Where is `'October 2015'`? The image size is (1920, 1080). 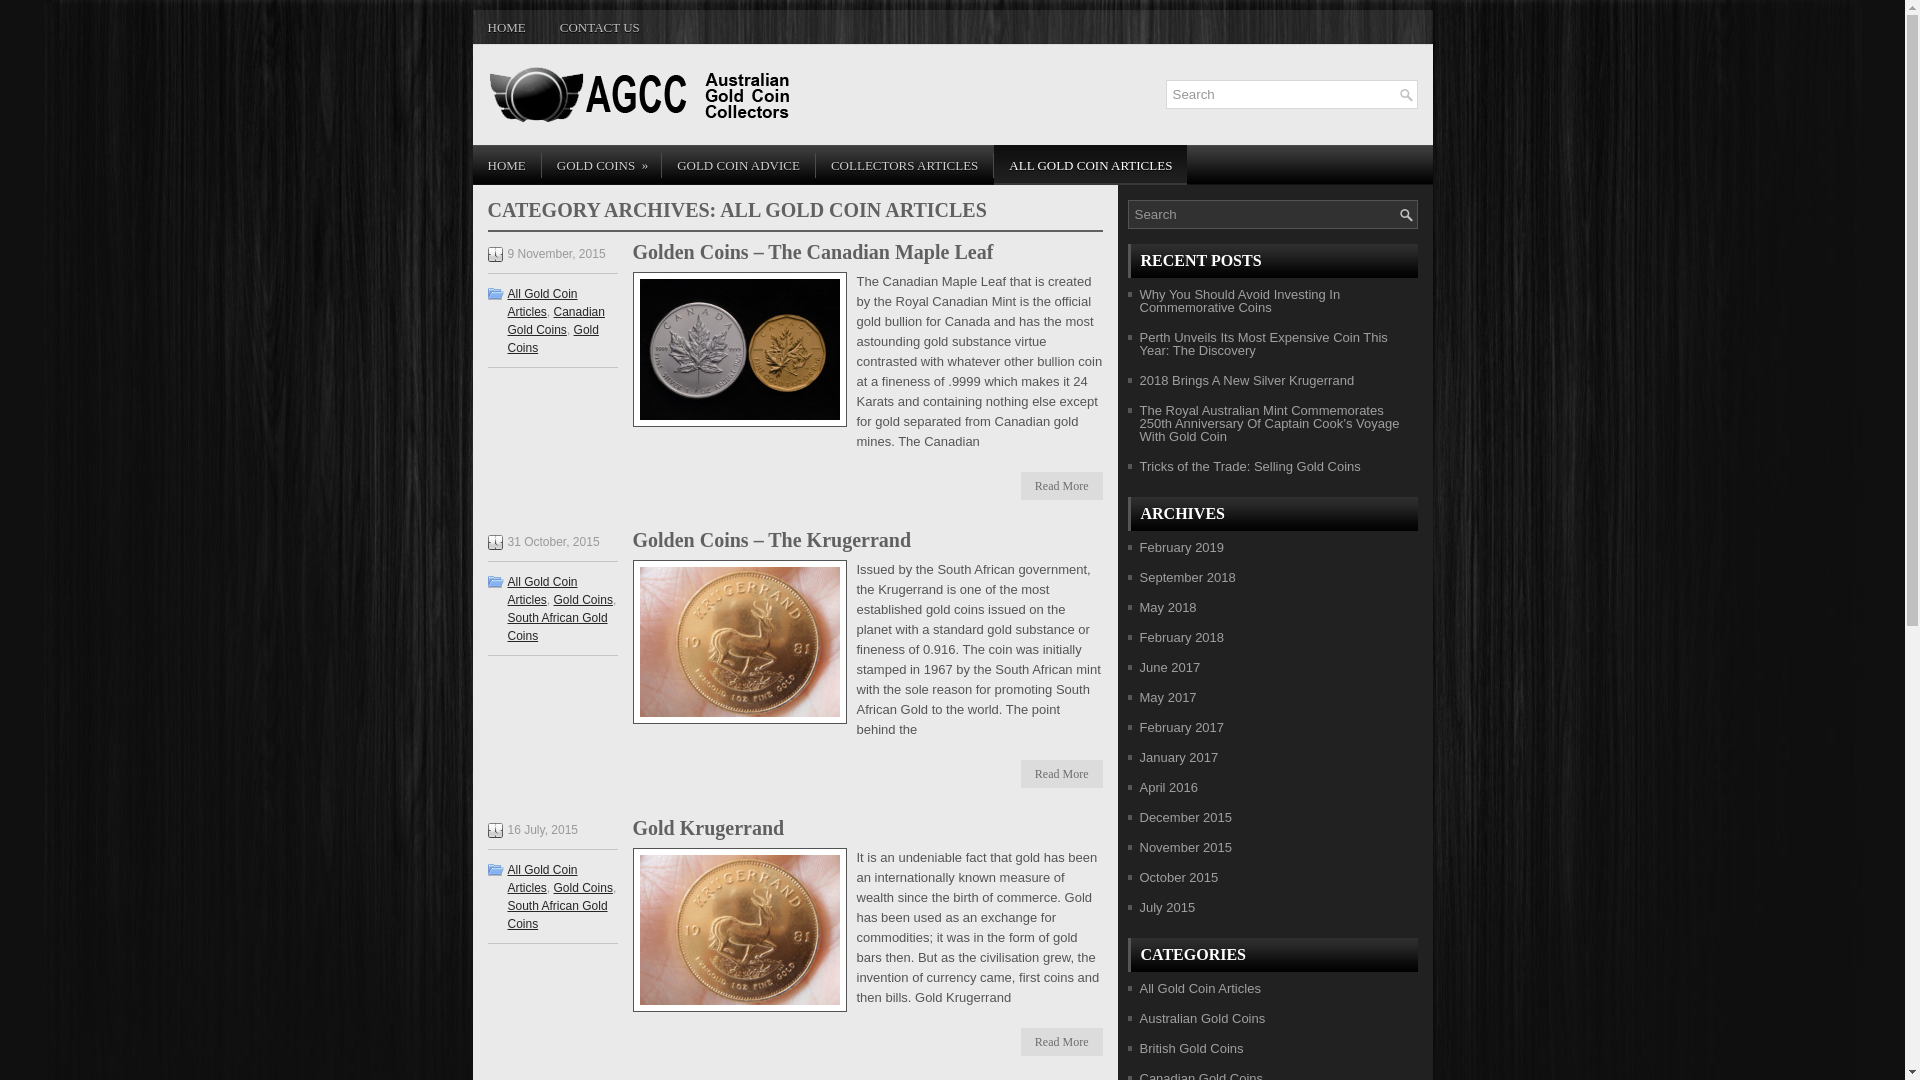 'October 2015' is located at coordinates (1179, 876).